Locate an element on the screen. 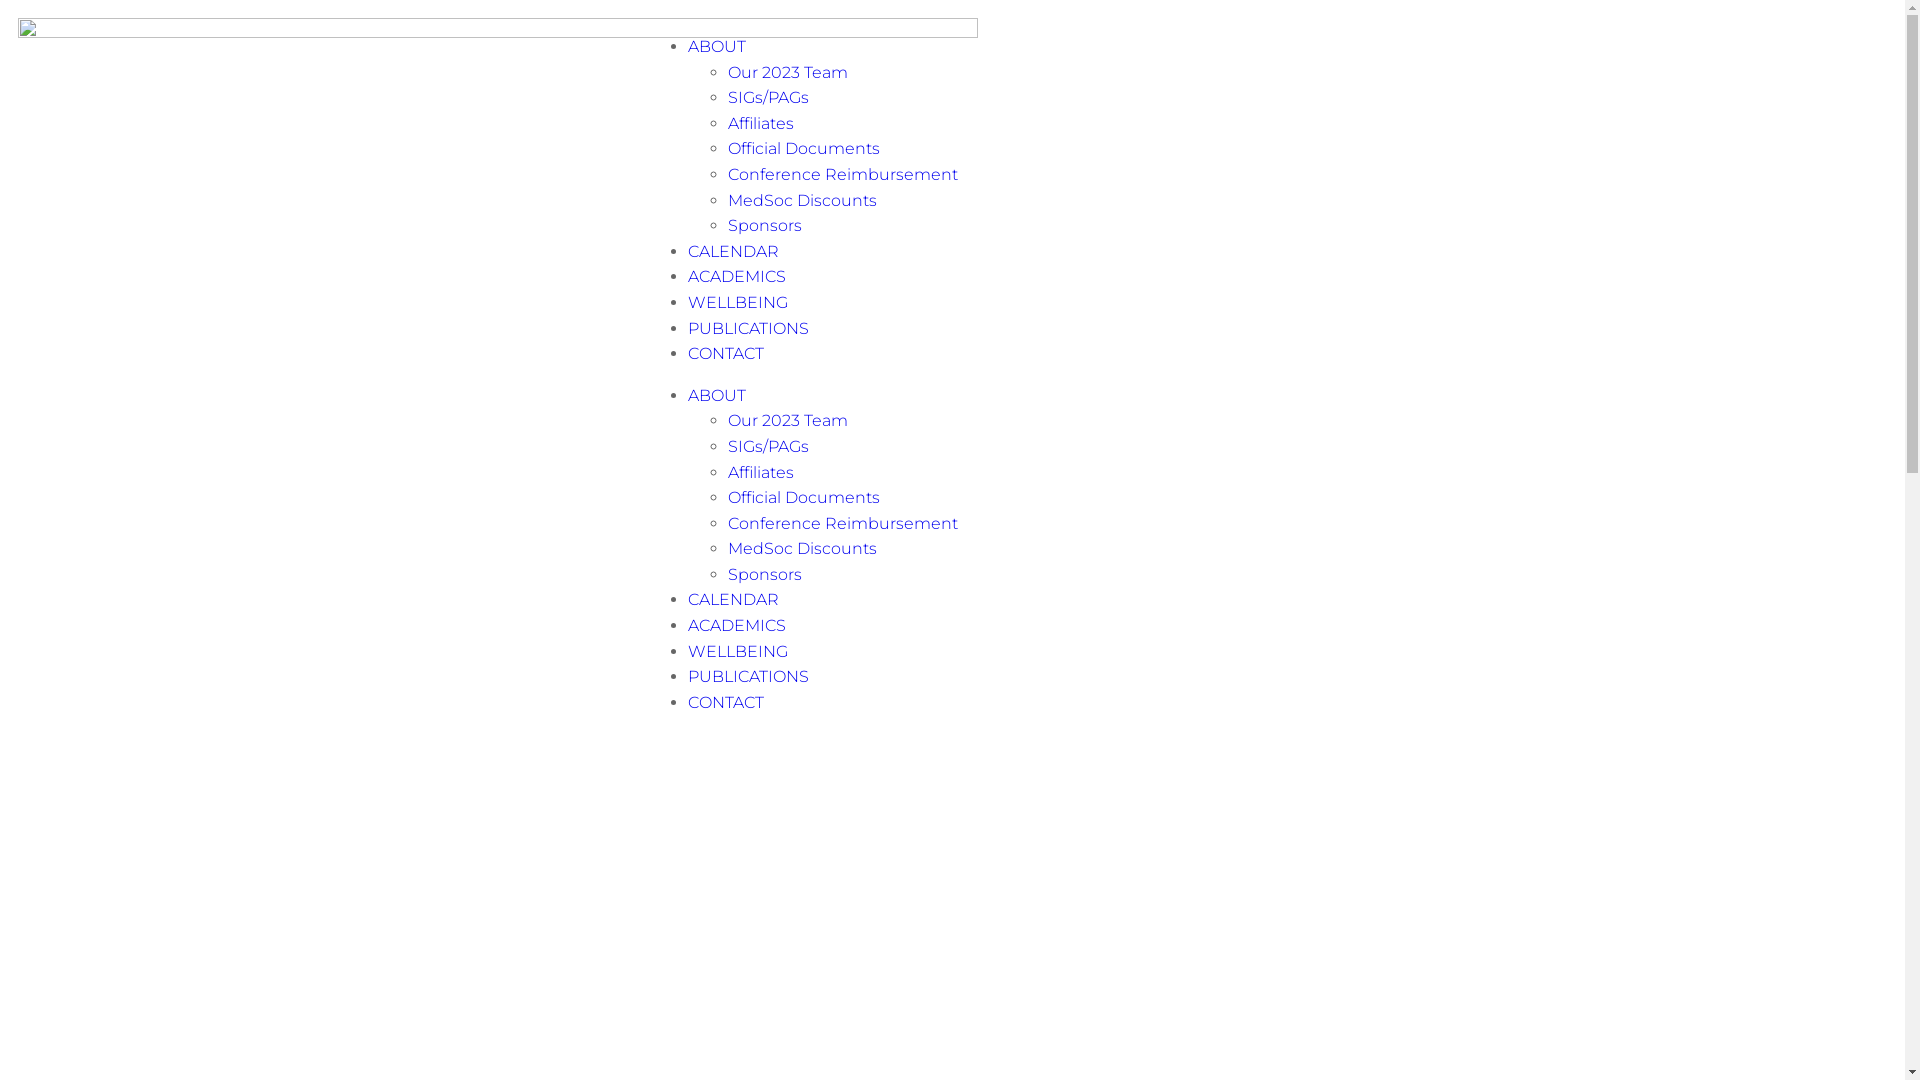  'Our 2023 Team' is located at coordinates (786, 419).